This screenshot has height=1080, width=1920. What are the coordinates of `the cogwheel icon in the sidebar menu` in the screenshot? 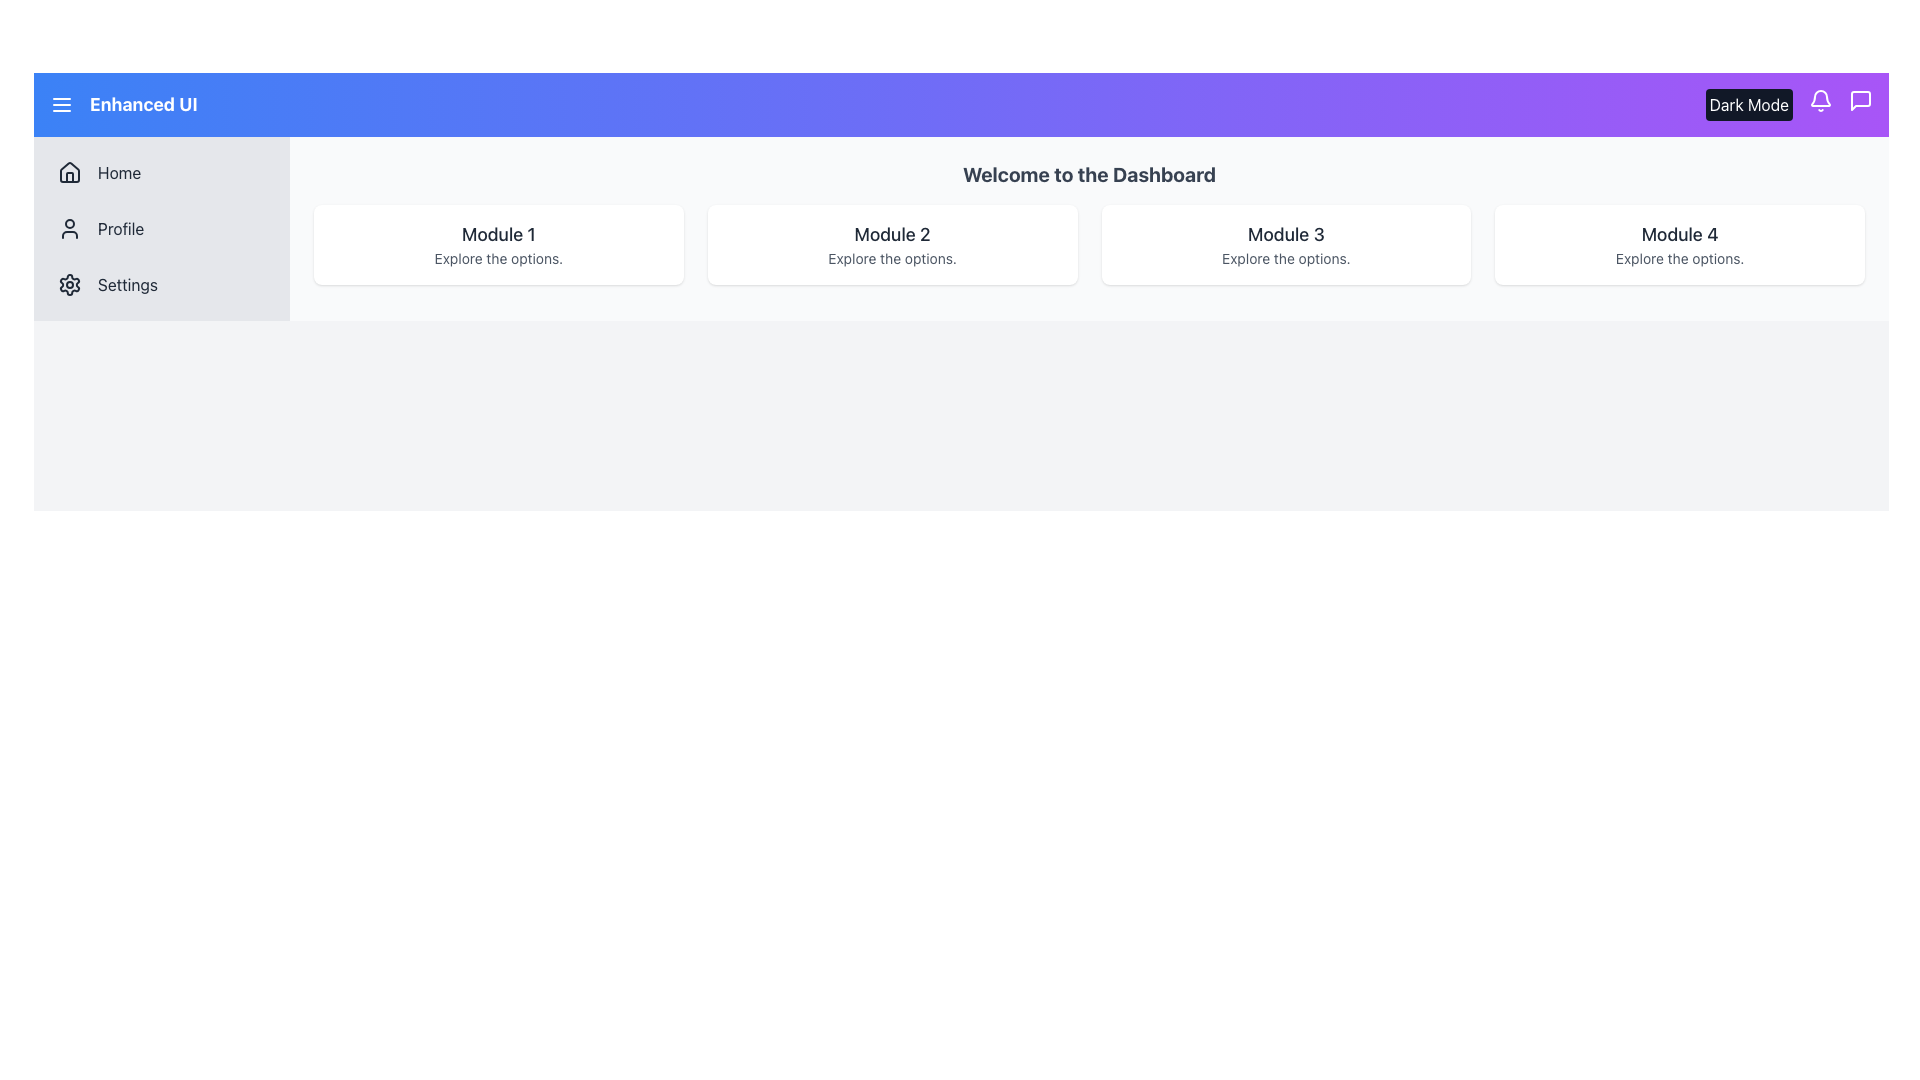 It's located at (70, 285).